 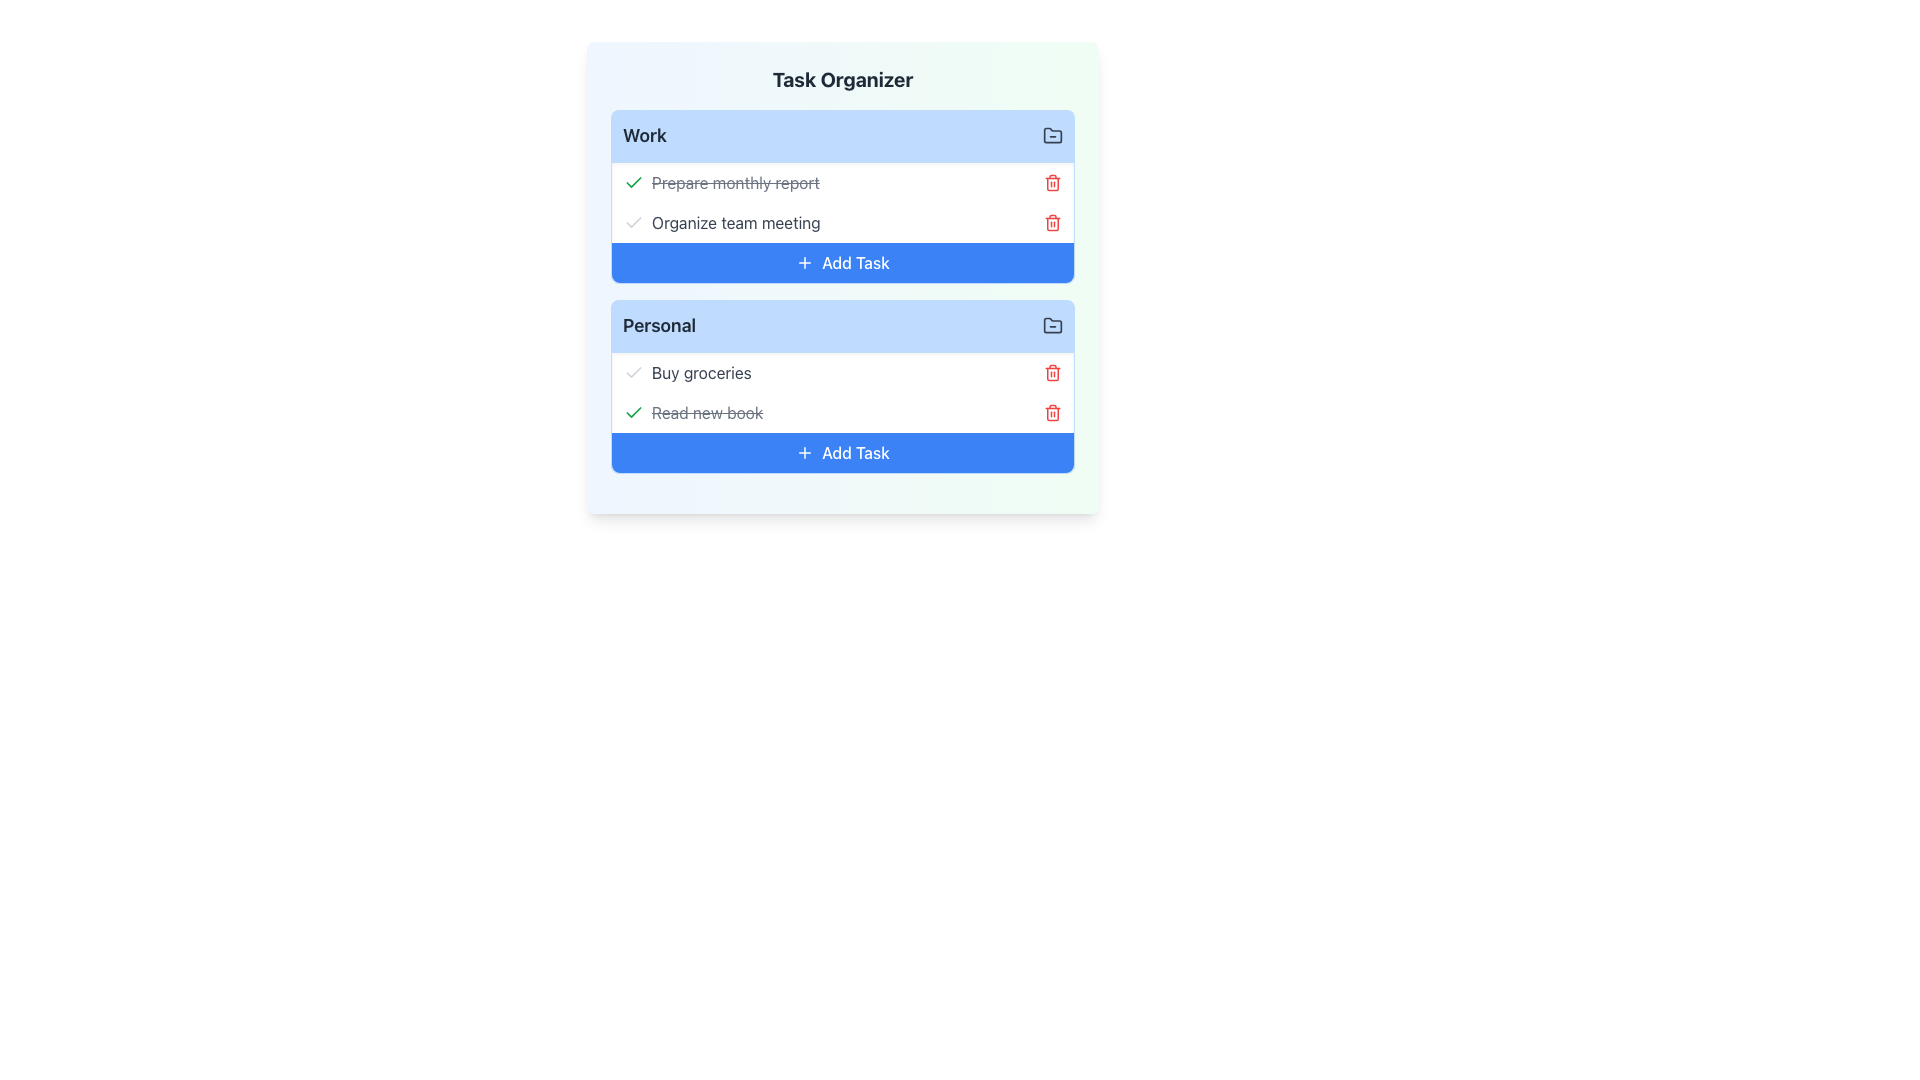 I want to click on the task within the 'Work' section of the Task Manager, so click(x=843, y=196).